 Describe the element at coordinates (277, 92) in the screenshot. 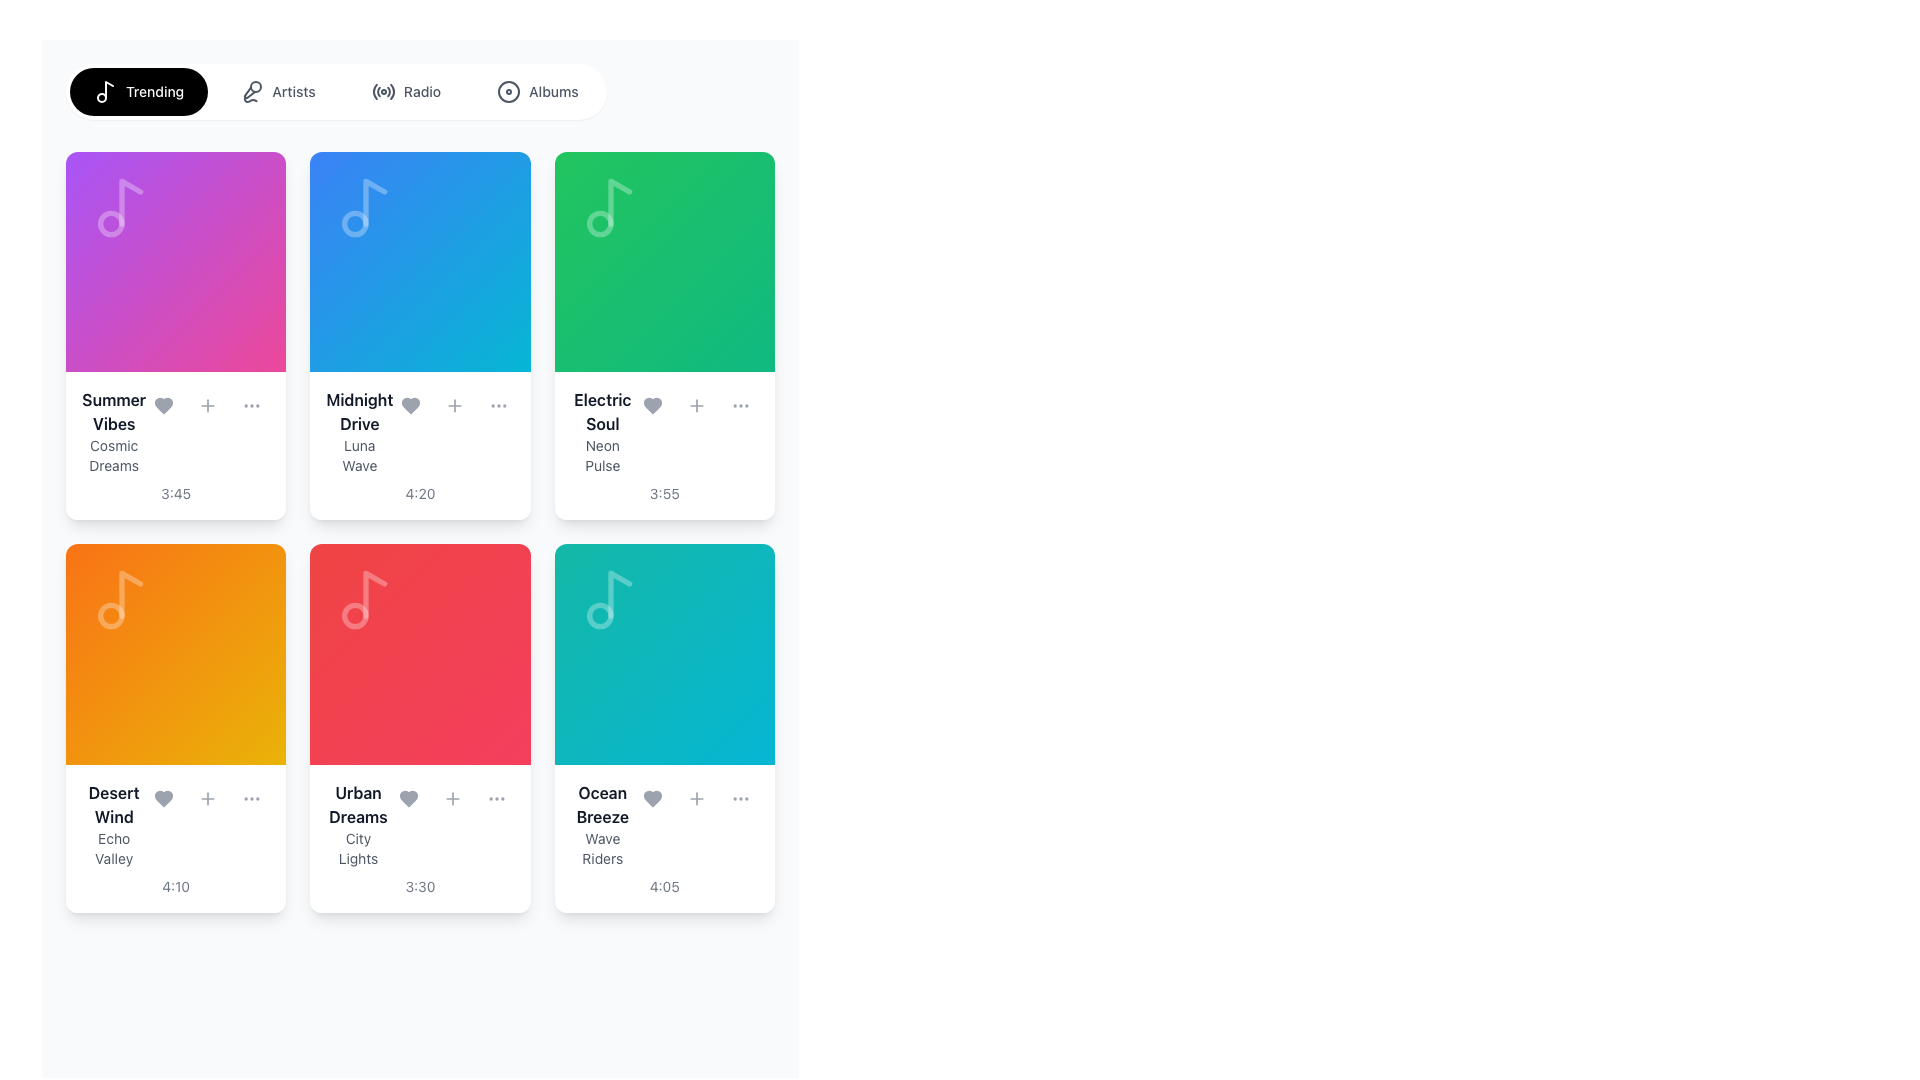

I see `the 'Artists' button in the navigation bar` at that location.